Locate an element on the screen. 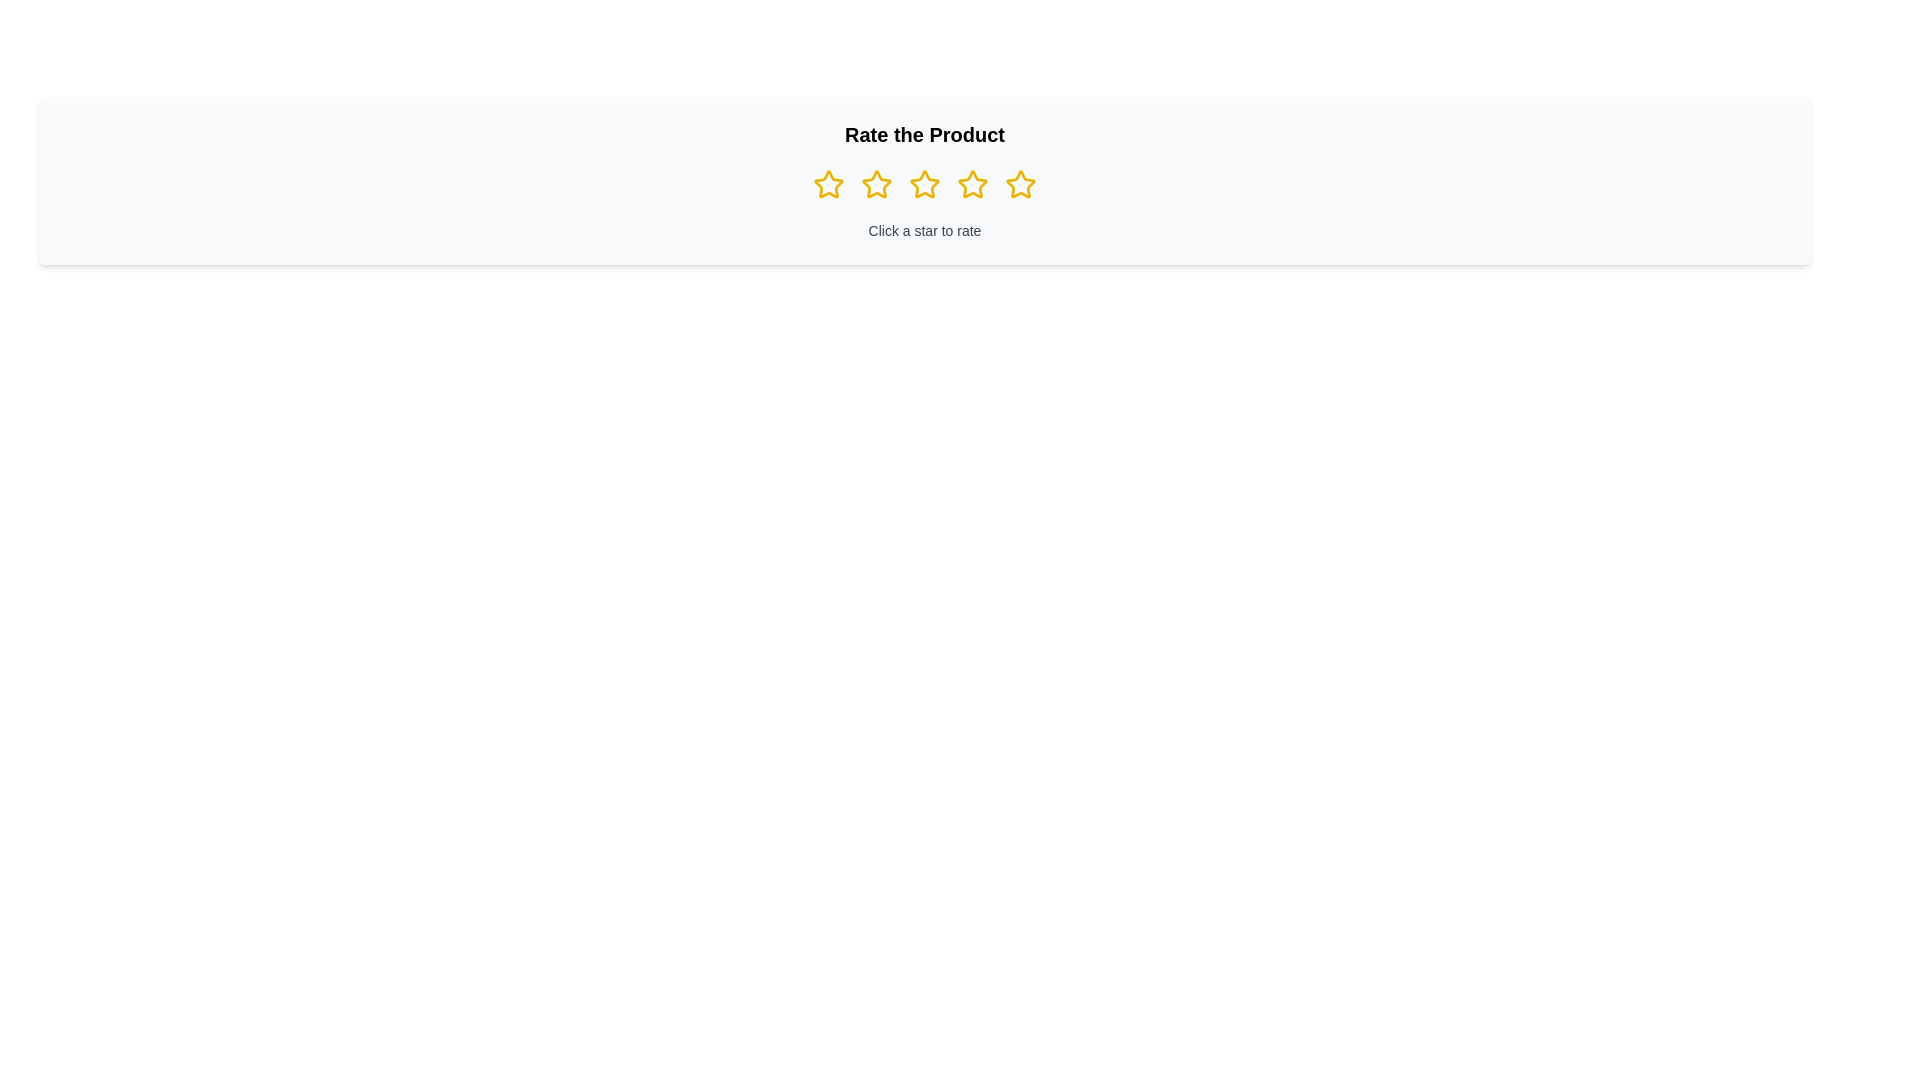  the fifth star icon in the rating component is located at coordinates (1021, 184).